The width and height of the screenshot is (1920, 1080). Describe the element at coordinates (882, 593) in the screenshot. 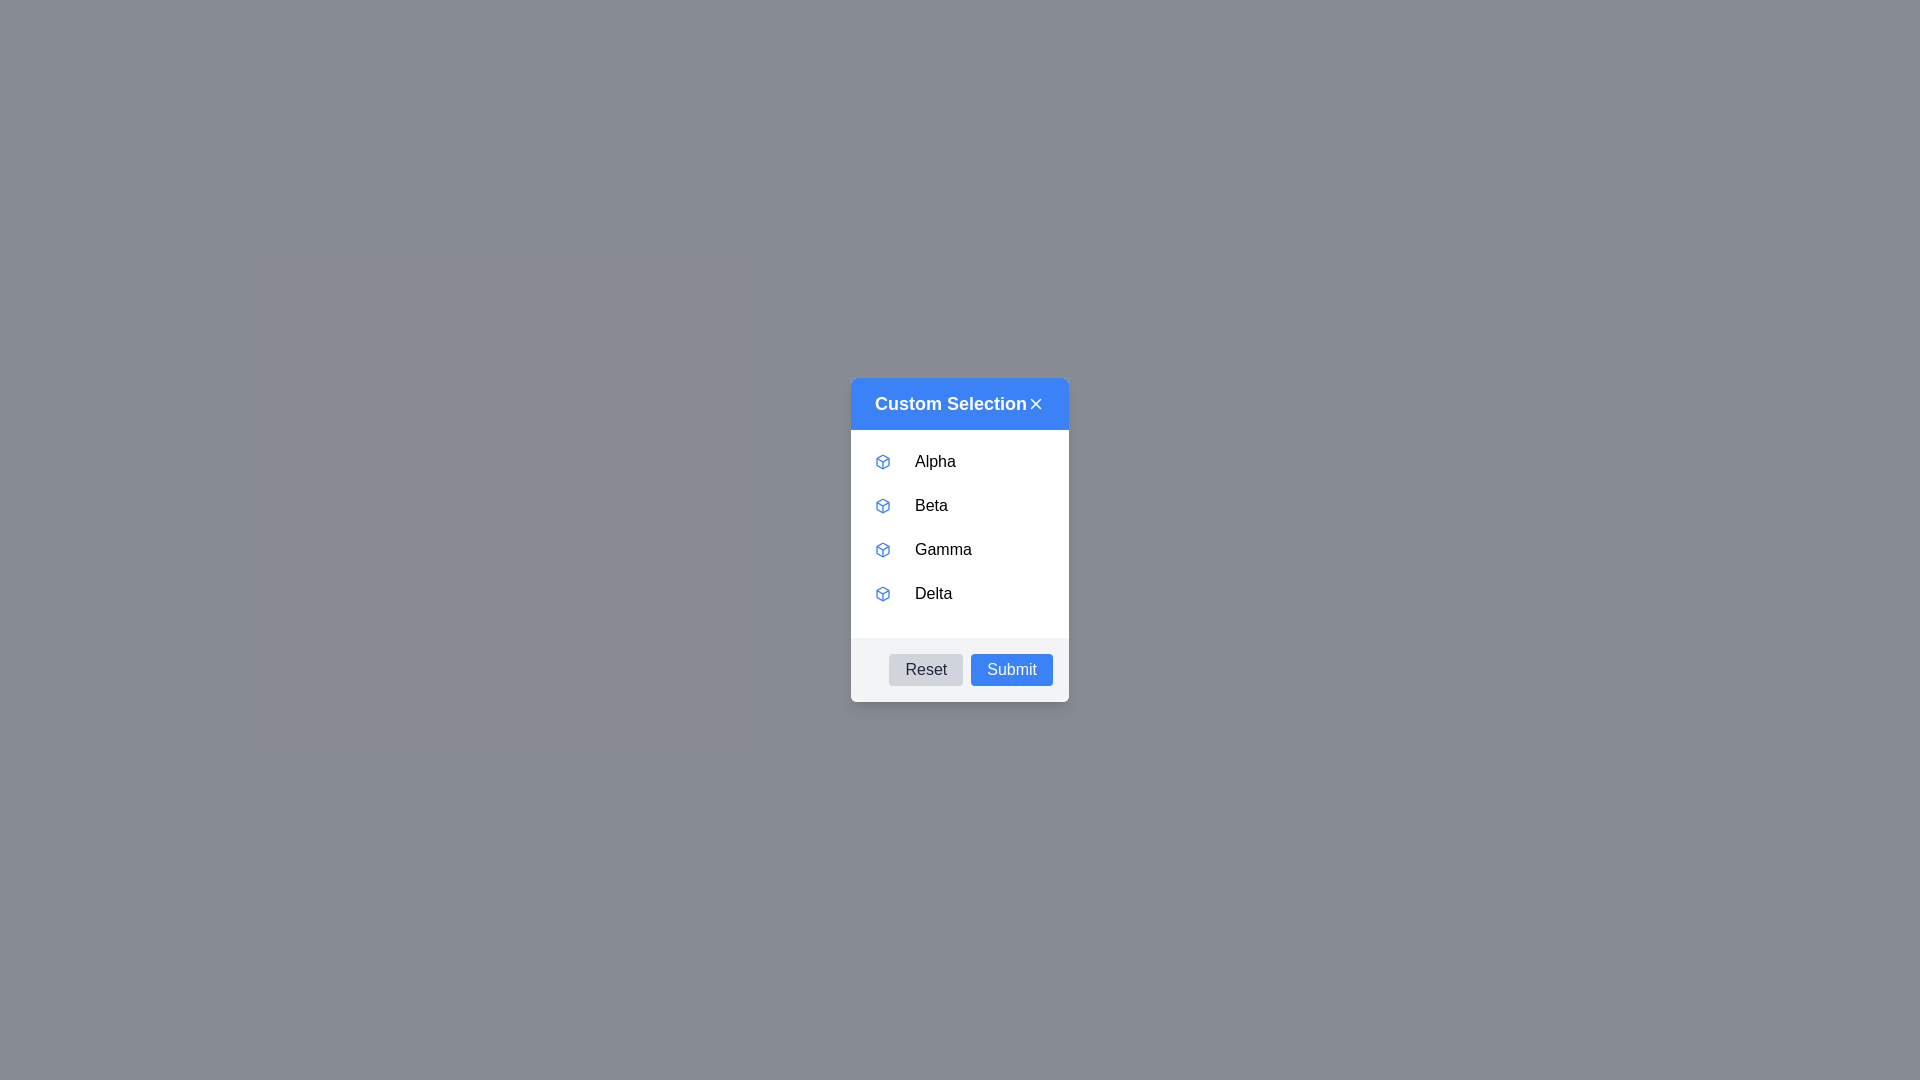

I see `the blue outlined box icon adjacent to the label 'Delta' in the vertical list` at that location.